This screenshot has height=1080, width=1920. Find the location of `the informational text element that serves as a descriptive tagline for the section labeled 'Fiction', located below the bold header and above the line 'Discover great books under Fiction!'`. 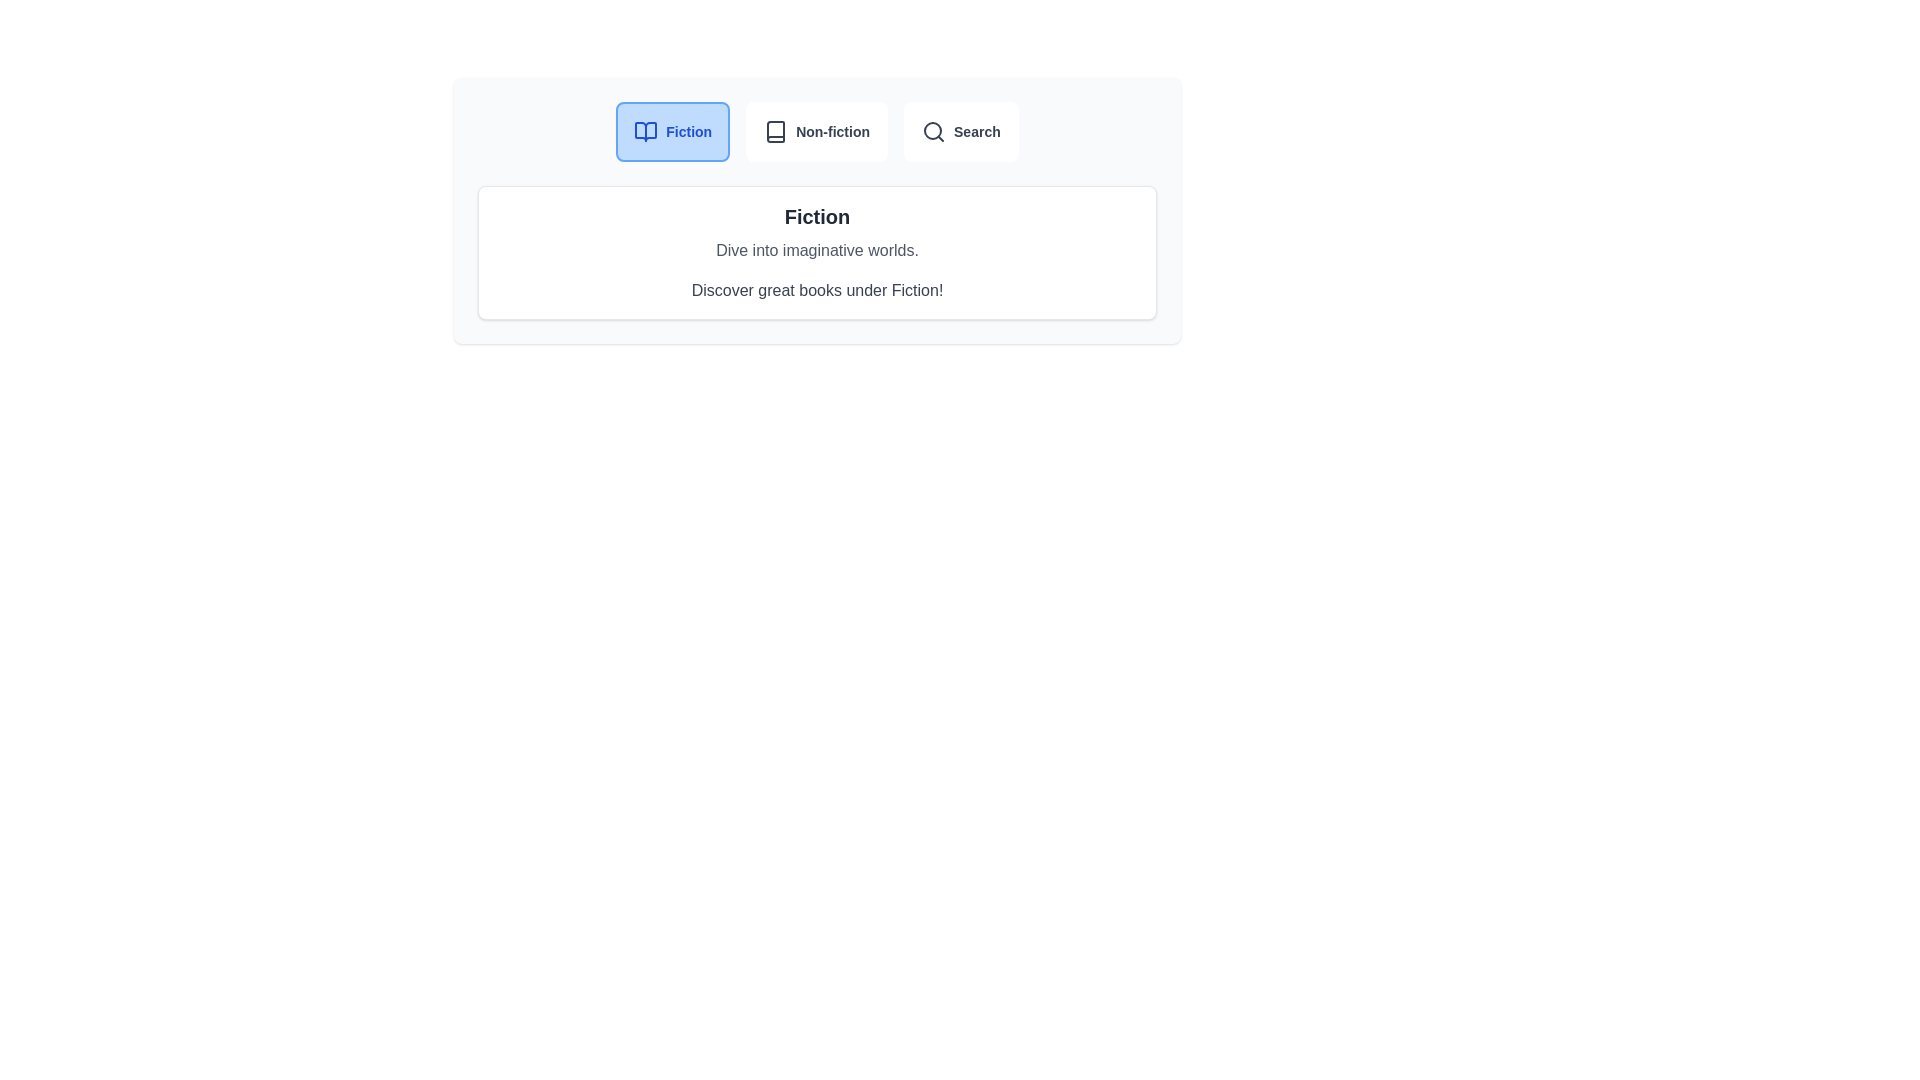

the informational text element that serves as a descriptive tagline for the section labeled 'Fiction', located below the bold header and above the line 'Discover great books under Fiction!' is located at coordinates (817, 249).